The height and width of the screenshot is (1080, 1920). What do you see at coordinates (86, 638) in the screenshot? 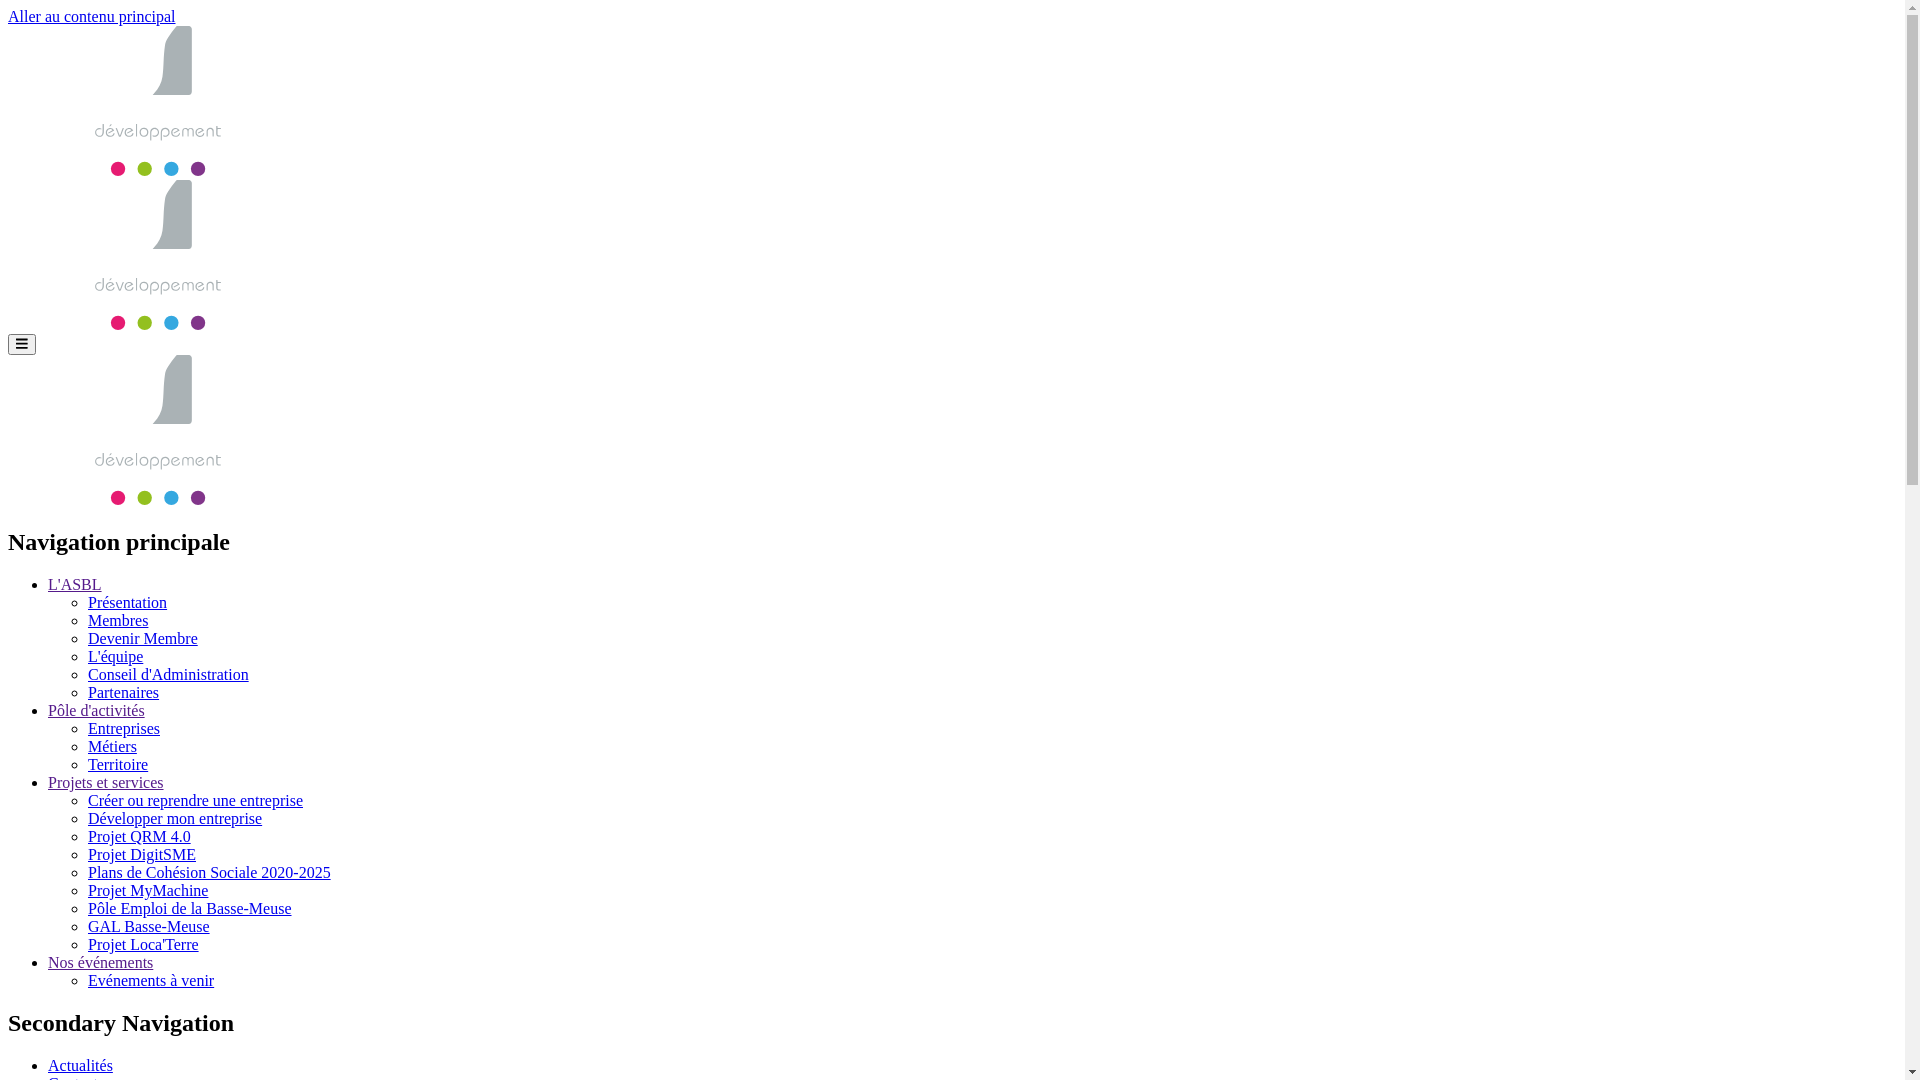
I see `'Devenir Membre'` at bounding box center [86, 638].